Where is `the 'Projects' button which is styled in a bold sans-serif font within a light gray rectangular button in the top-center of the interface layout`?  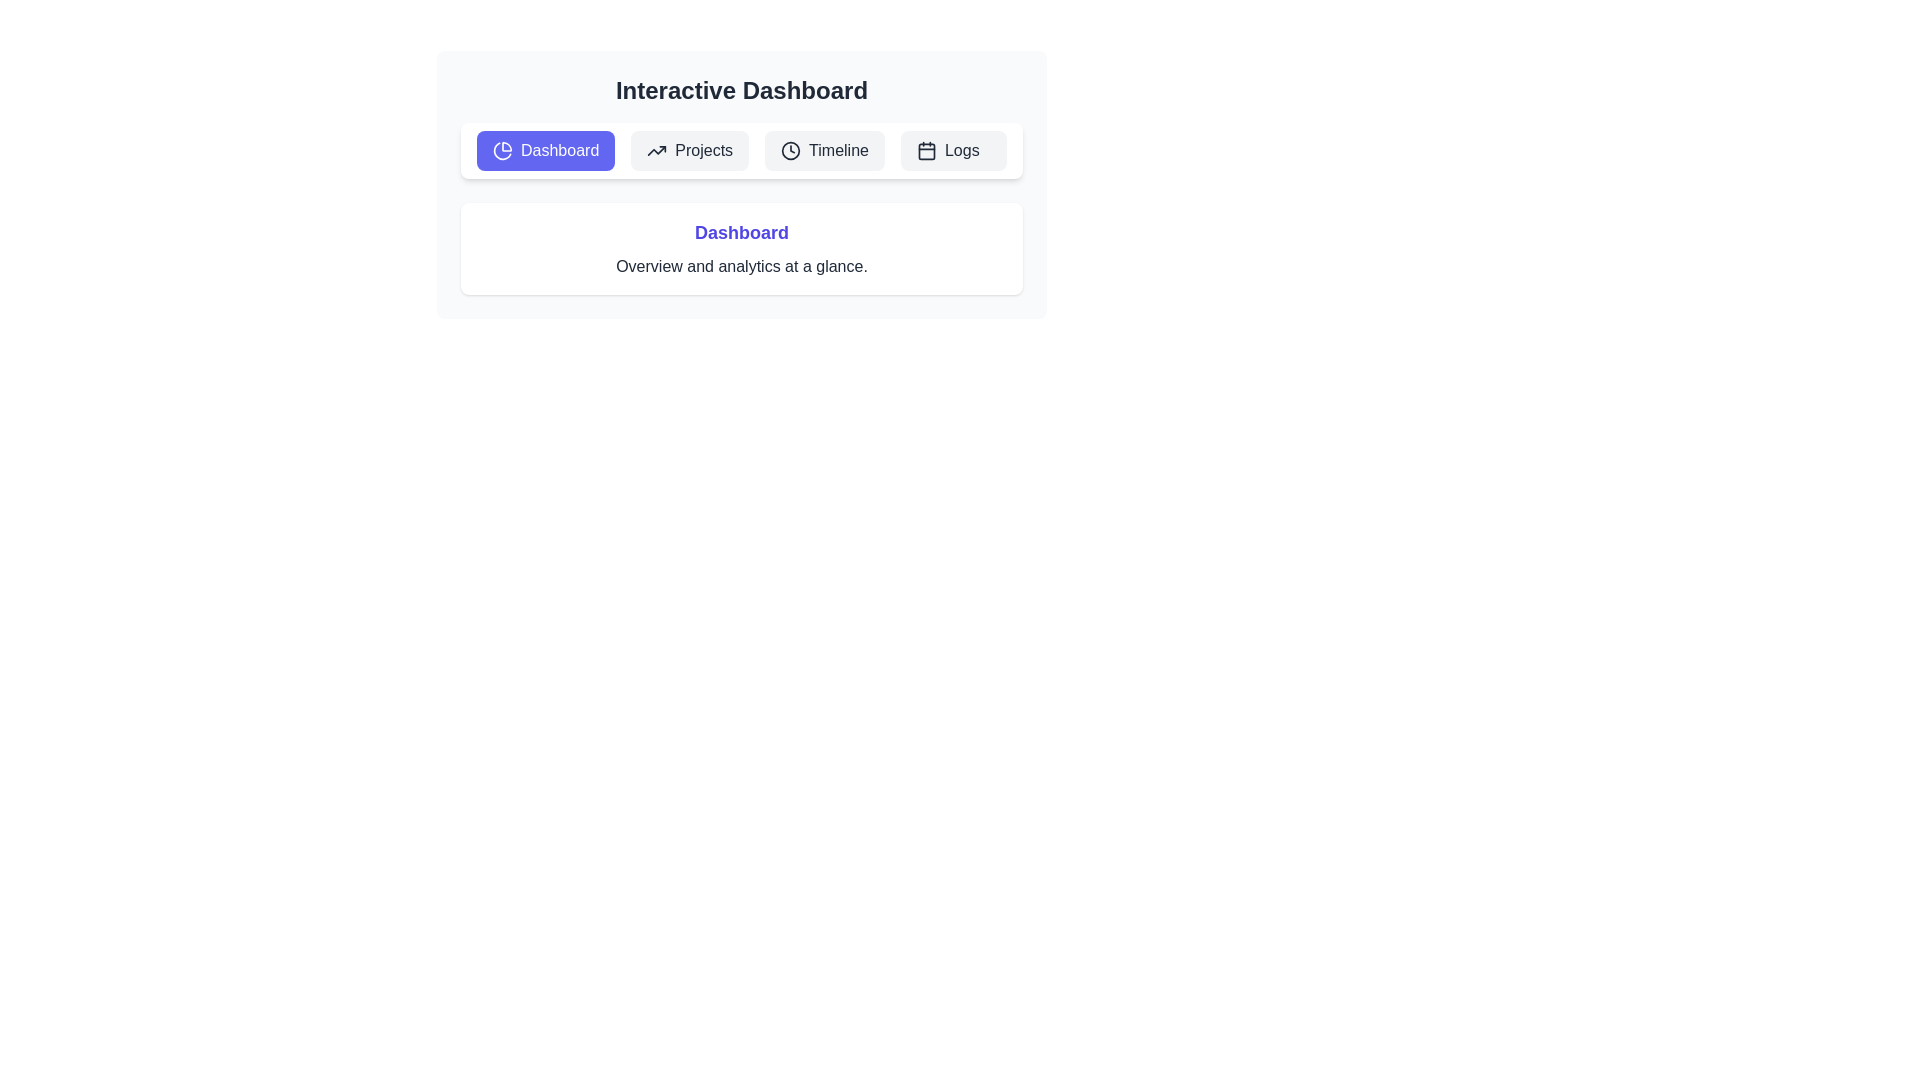
the 'Projects' button which is styled in a bold sans-serif font within a light gray rectangular button in the top-center of the interface layout is located at coordinates (704, 149).